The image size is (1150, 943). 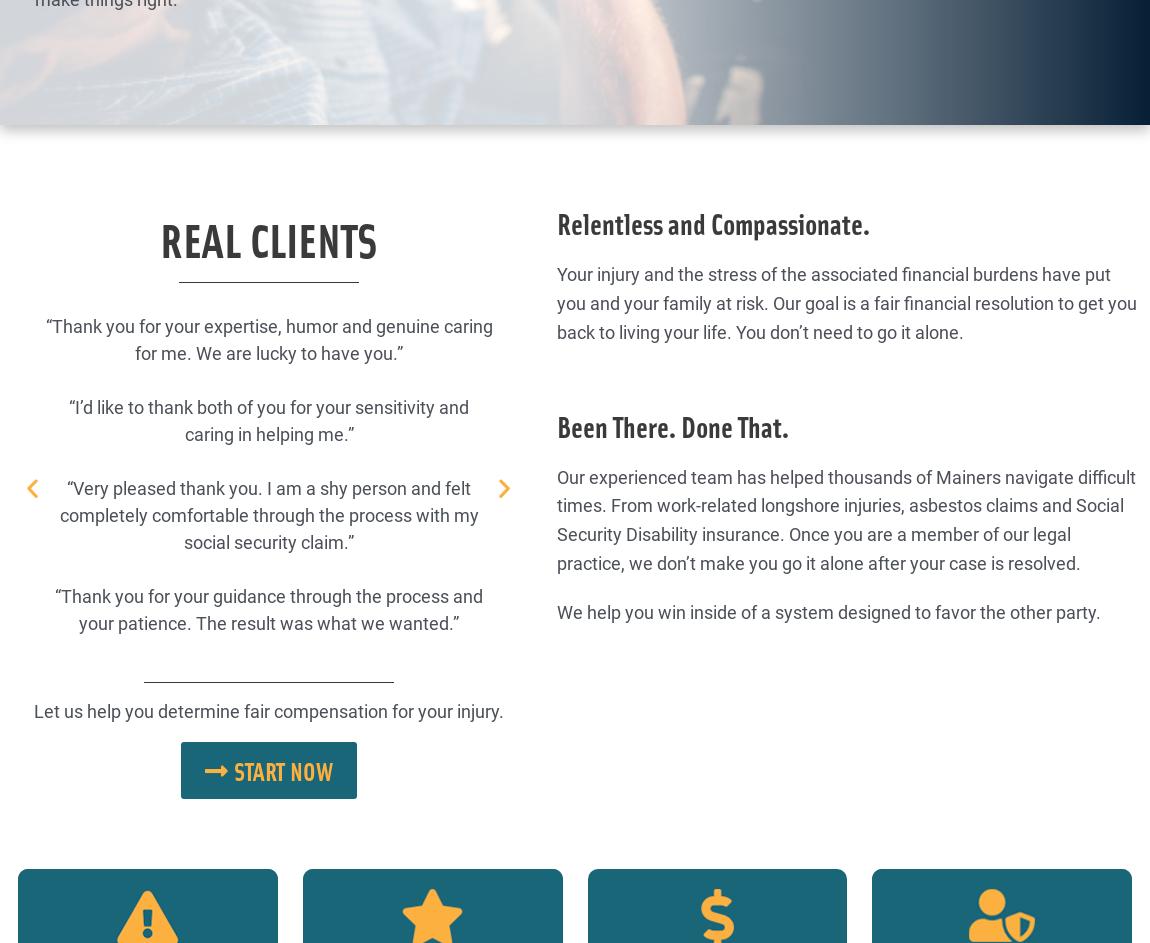 What do you see at coordinates (266, 238) in the screenshot?
I see `'REAL CLIENTS'` at bounding box center [266, 238].